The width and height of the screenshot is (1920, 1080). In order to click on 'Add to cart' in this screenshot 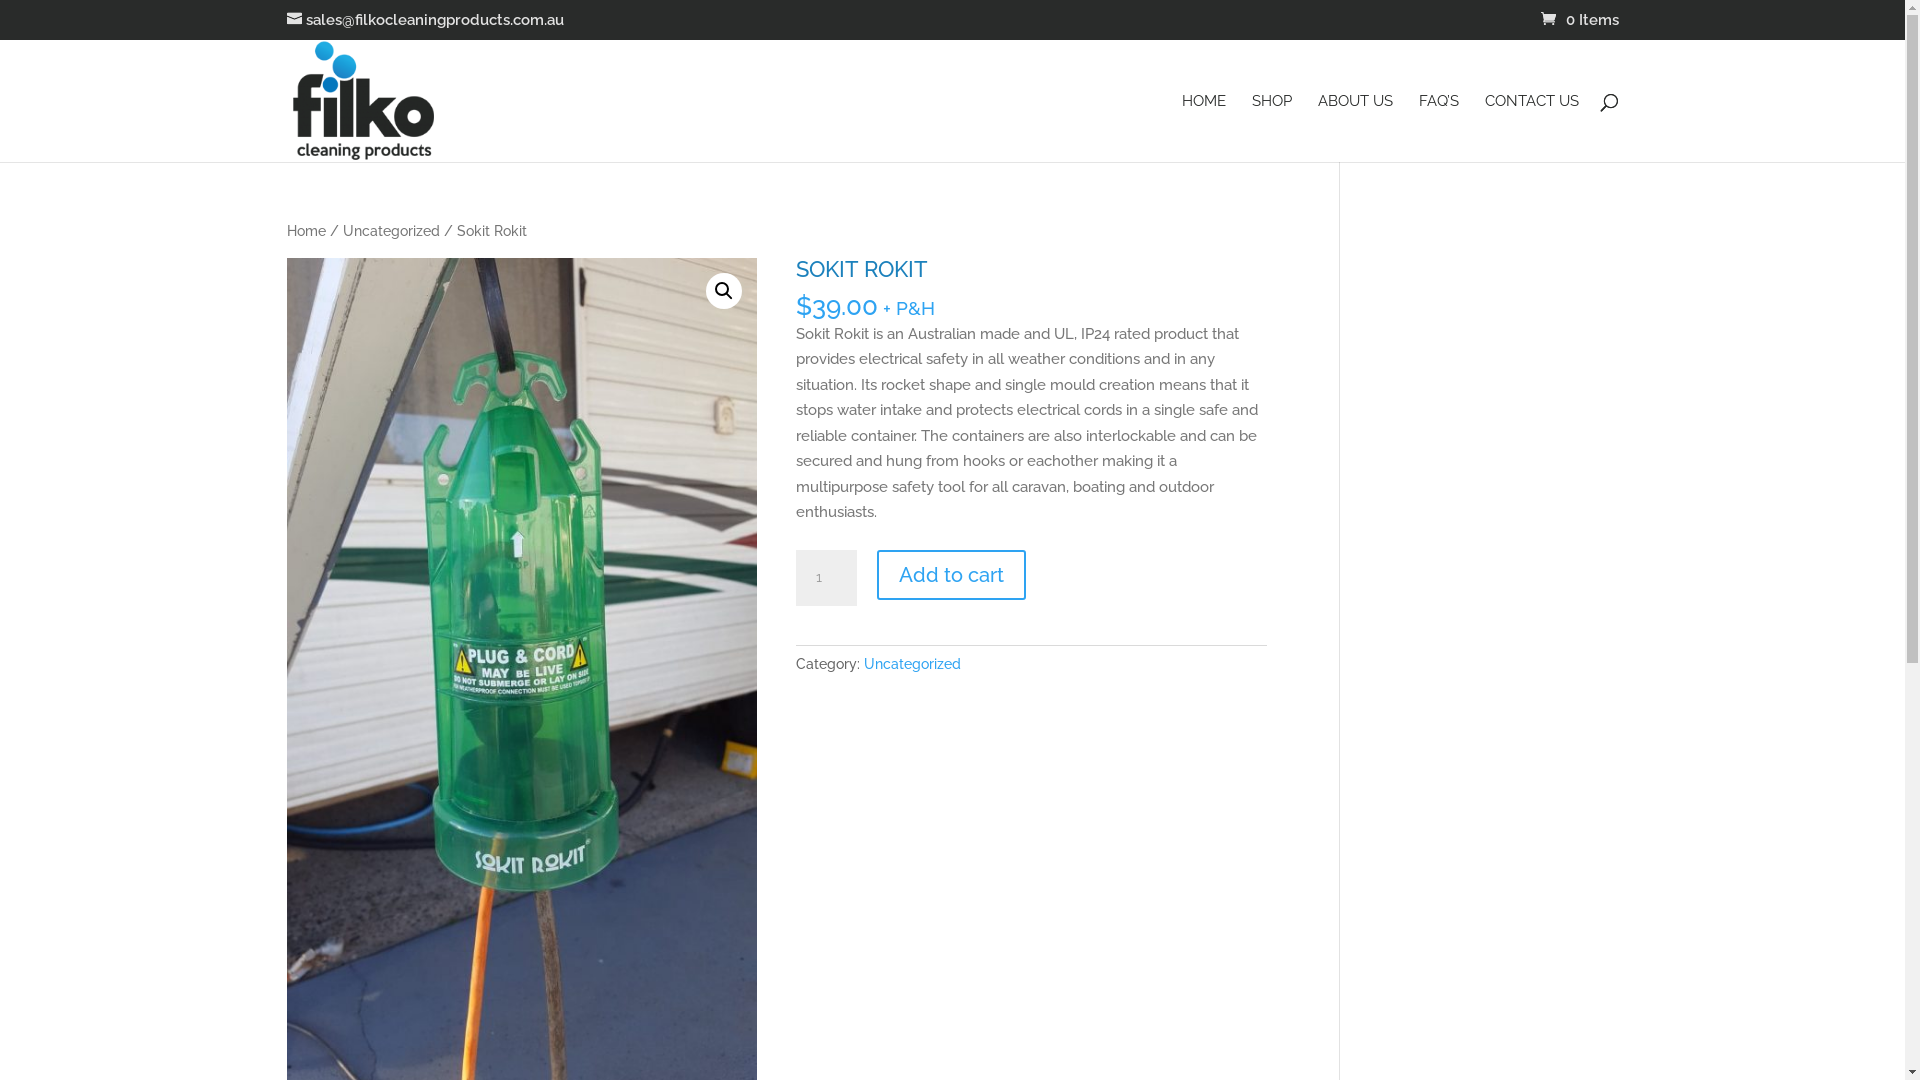, I will do `click(877, 574)`.